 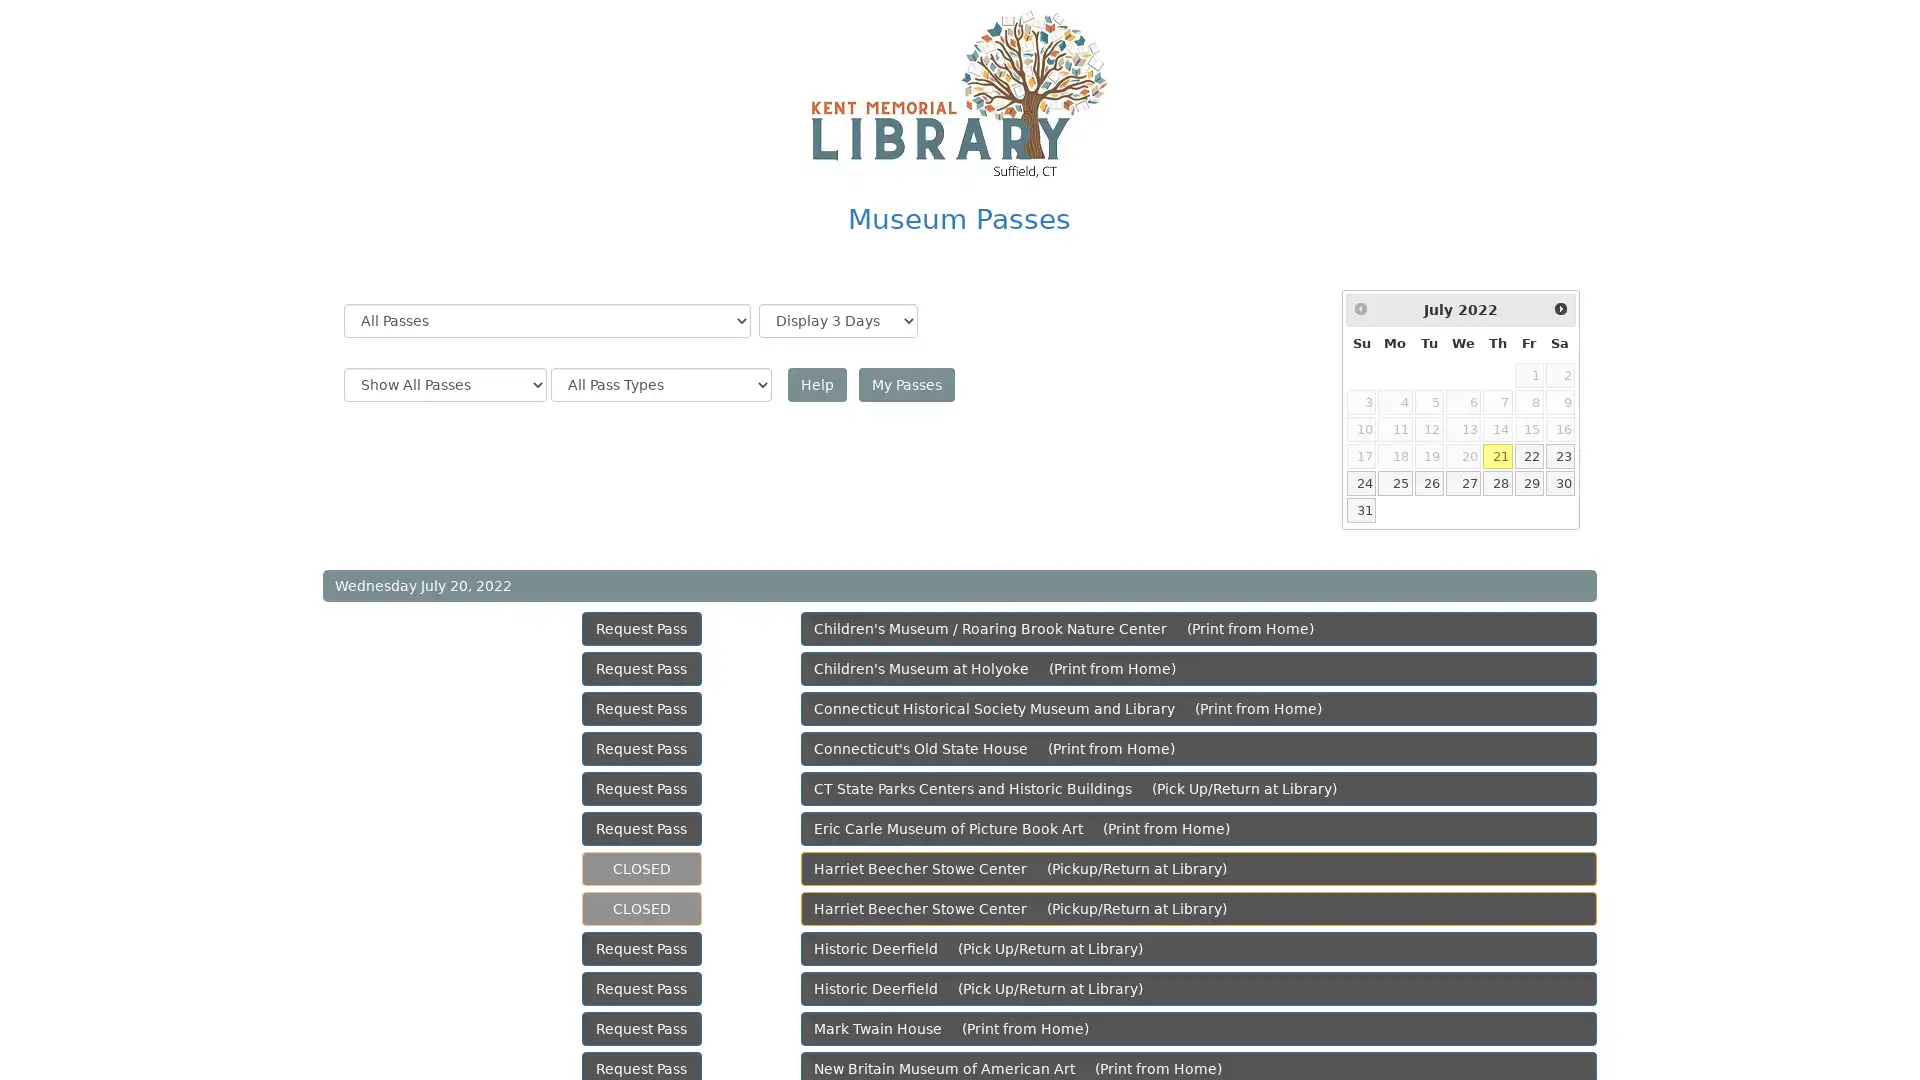 What do you see at coordinates (1198, 627) in the screenshot?
I see `Children's Museum / Roaring Brook Nature Center     (Print from Home)` at bounding box center [1198, 627].